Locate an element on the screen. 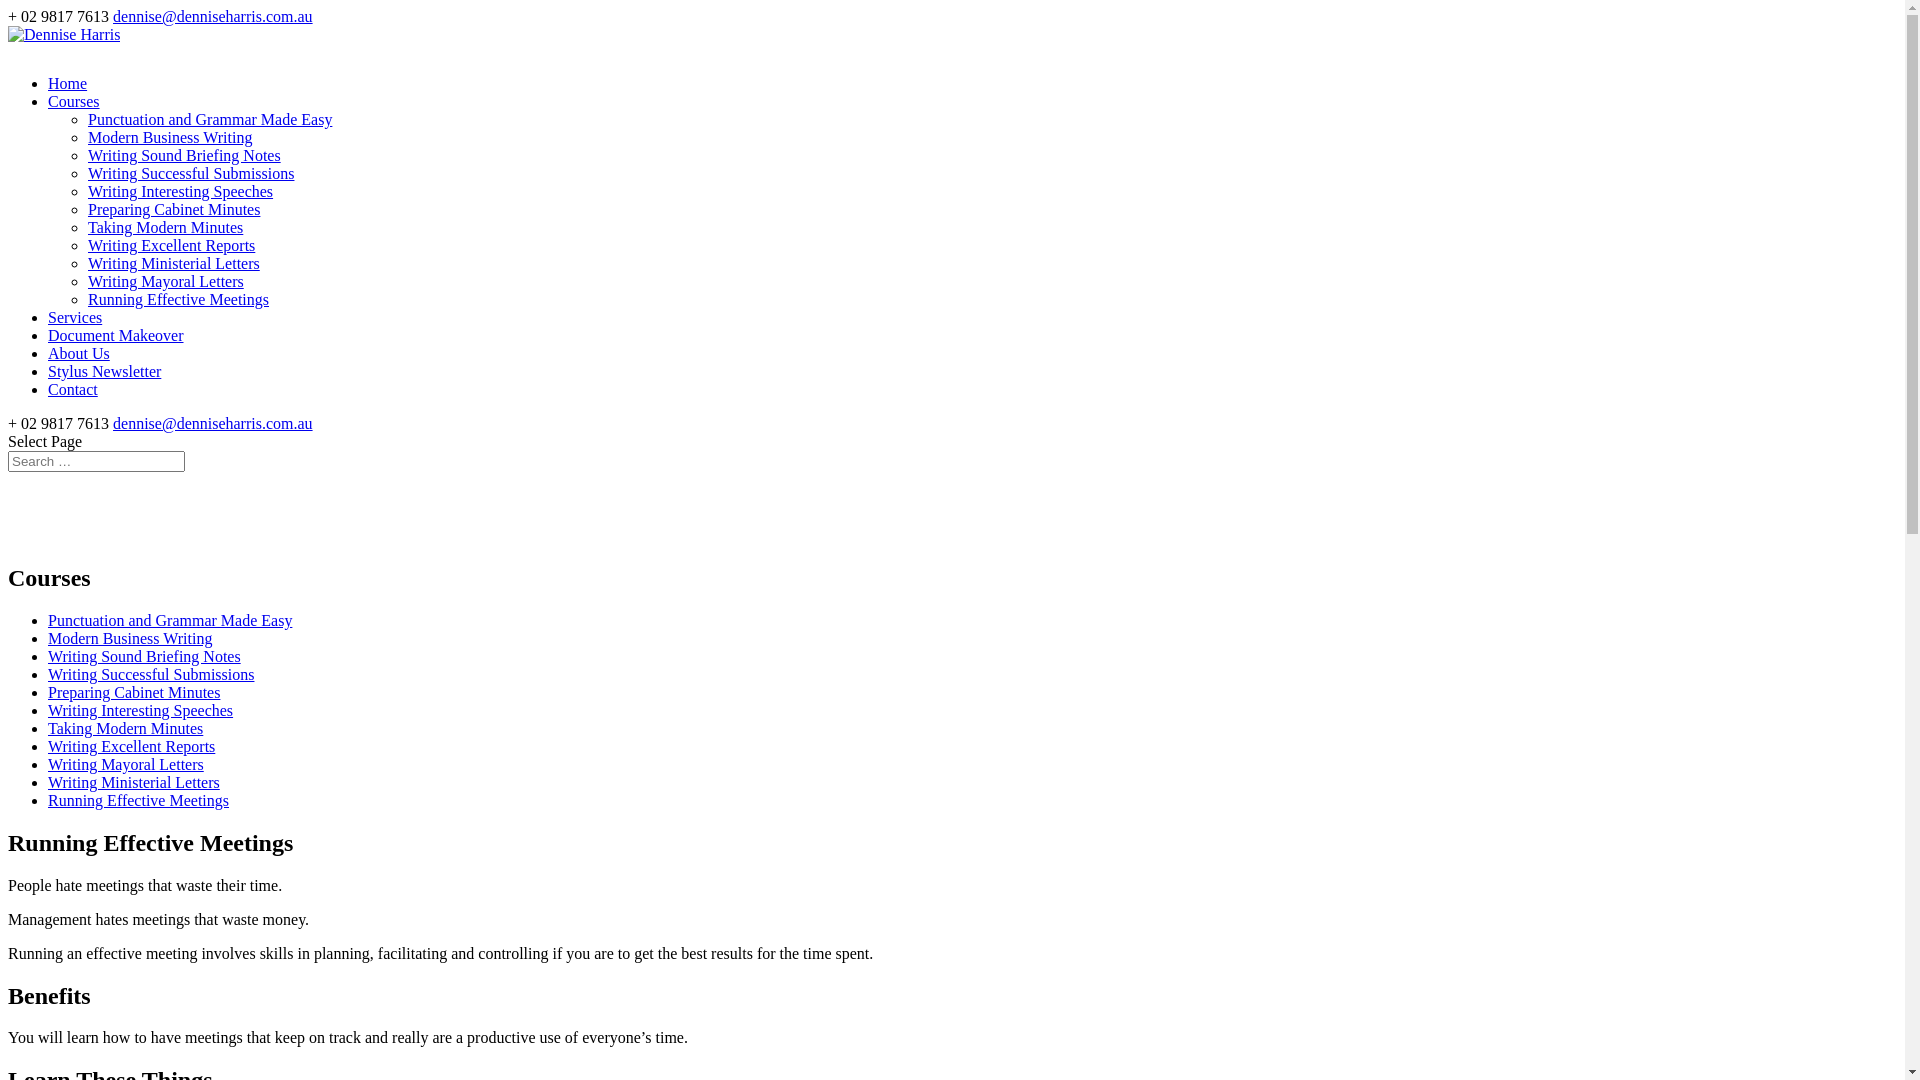 The image size is (1920, 1080). 'Modern Business Writing' is located at coordinates (169, 136).